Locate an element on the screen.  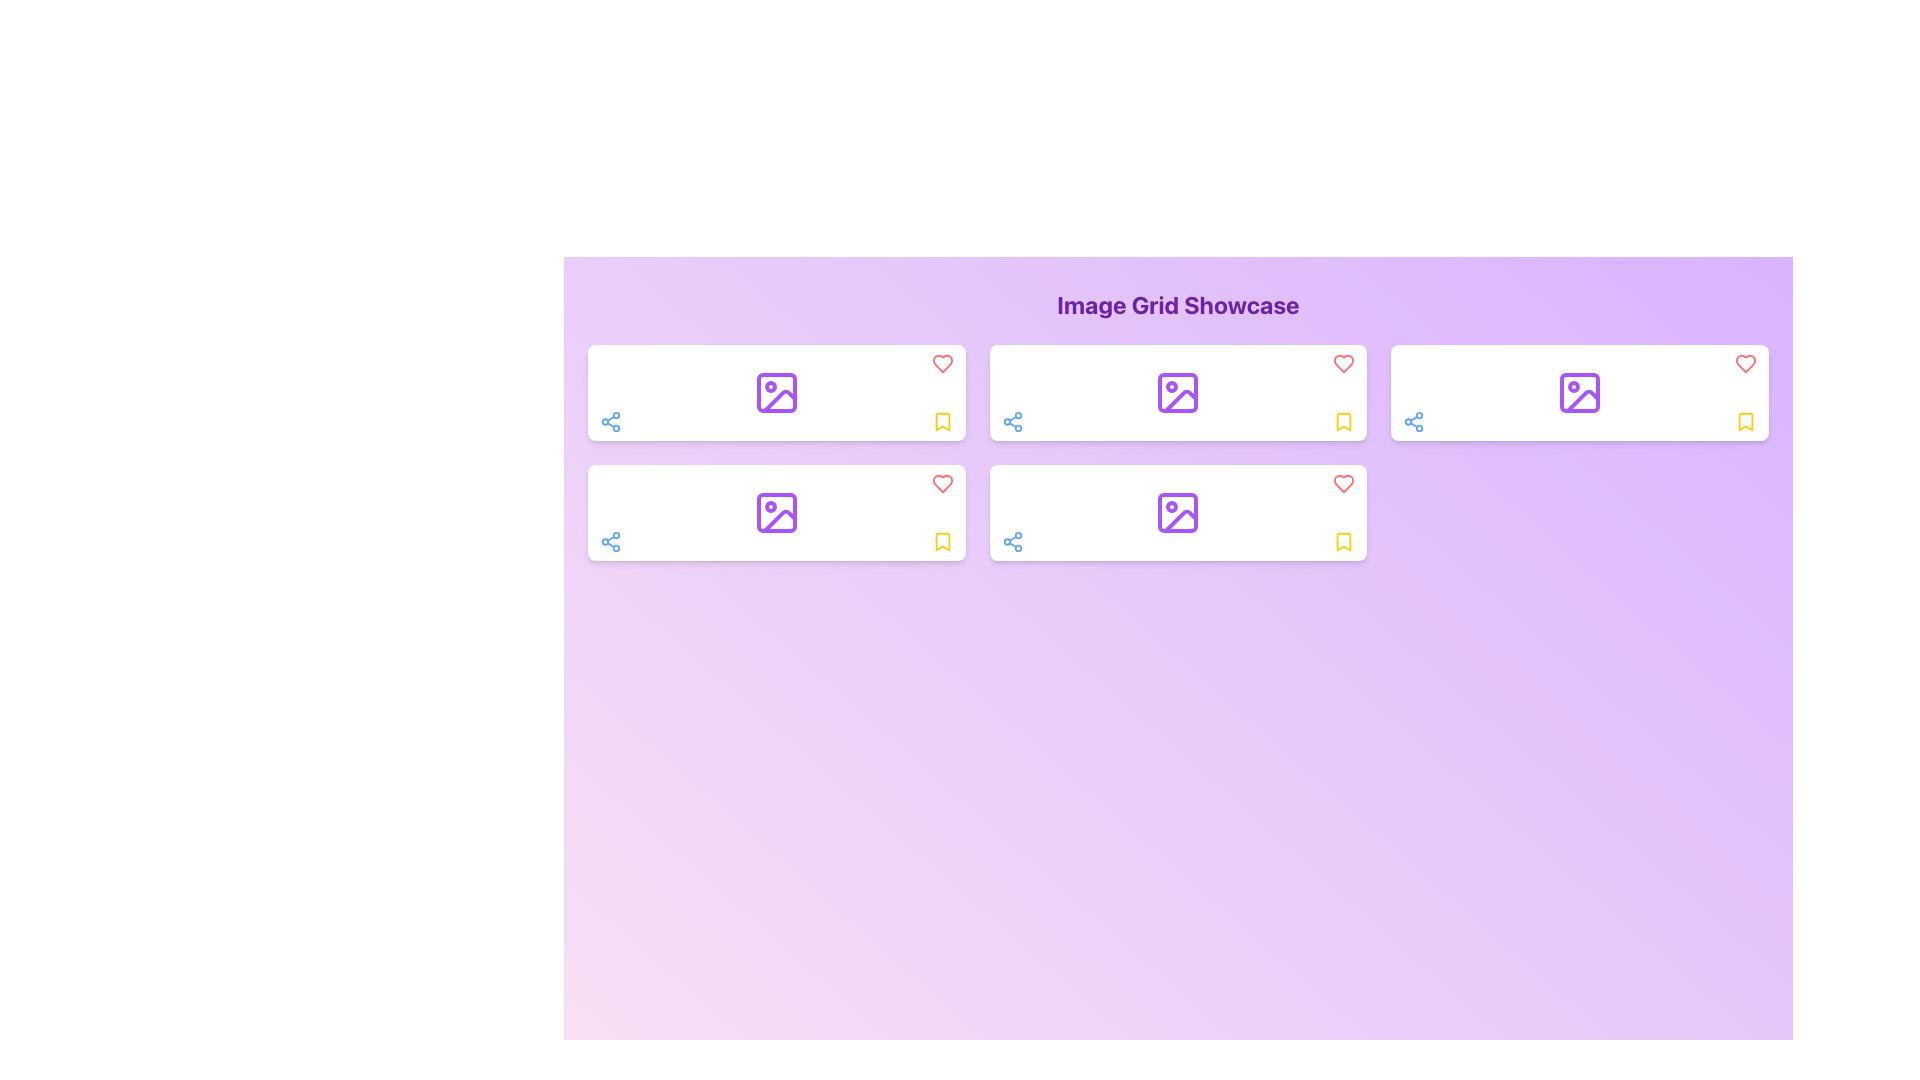
the yellow bookmark icon button located at the bottom-right corner of the third card in the top row of a 3x2 grid layout to bookmark is located at coordinates (1344, 420).